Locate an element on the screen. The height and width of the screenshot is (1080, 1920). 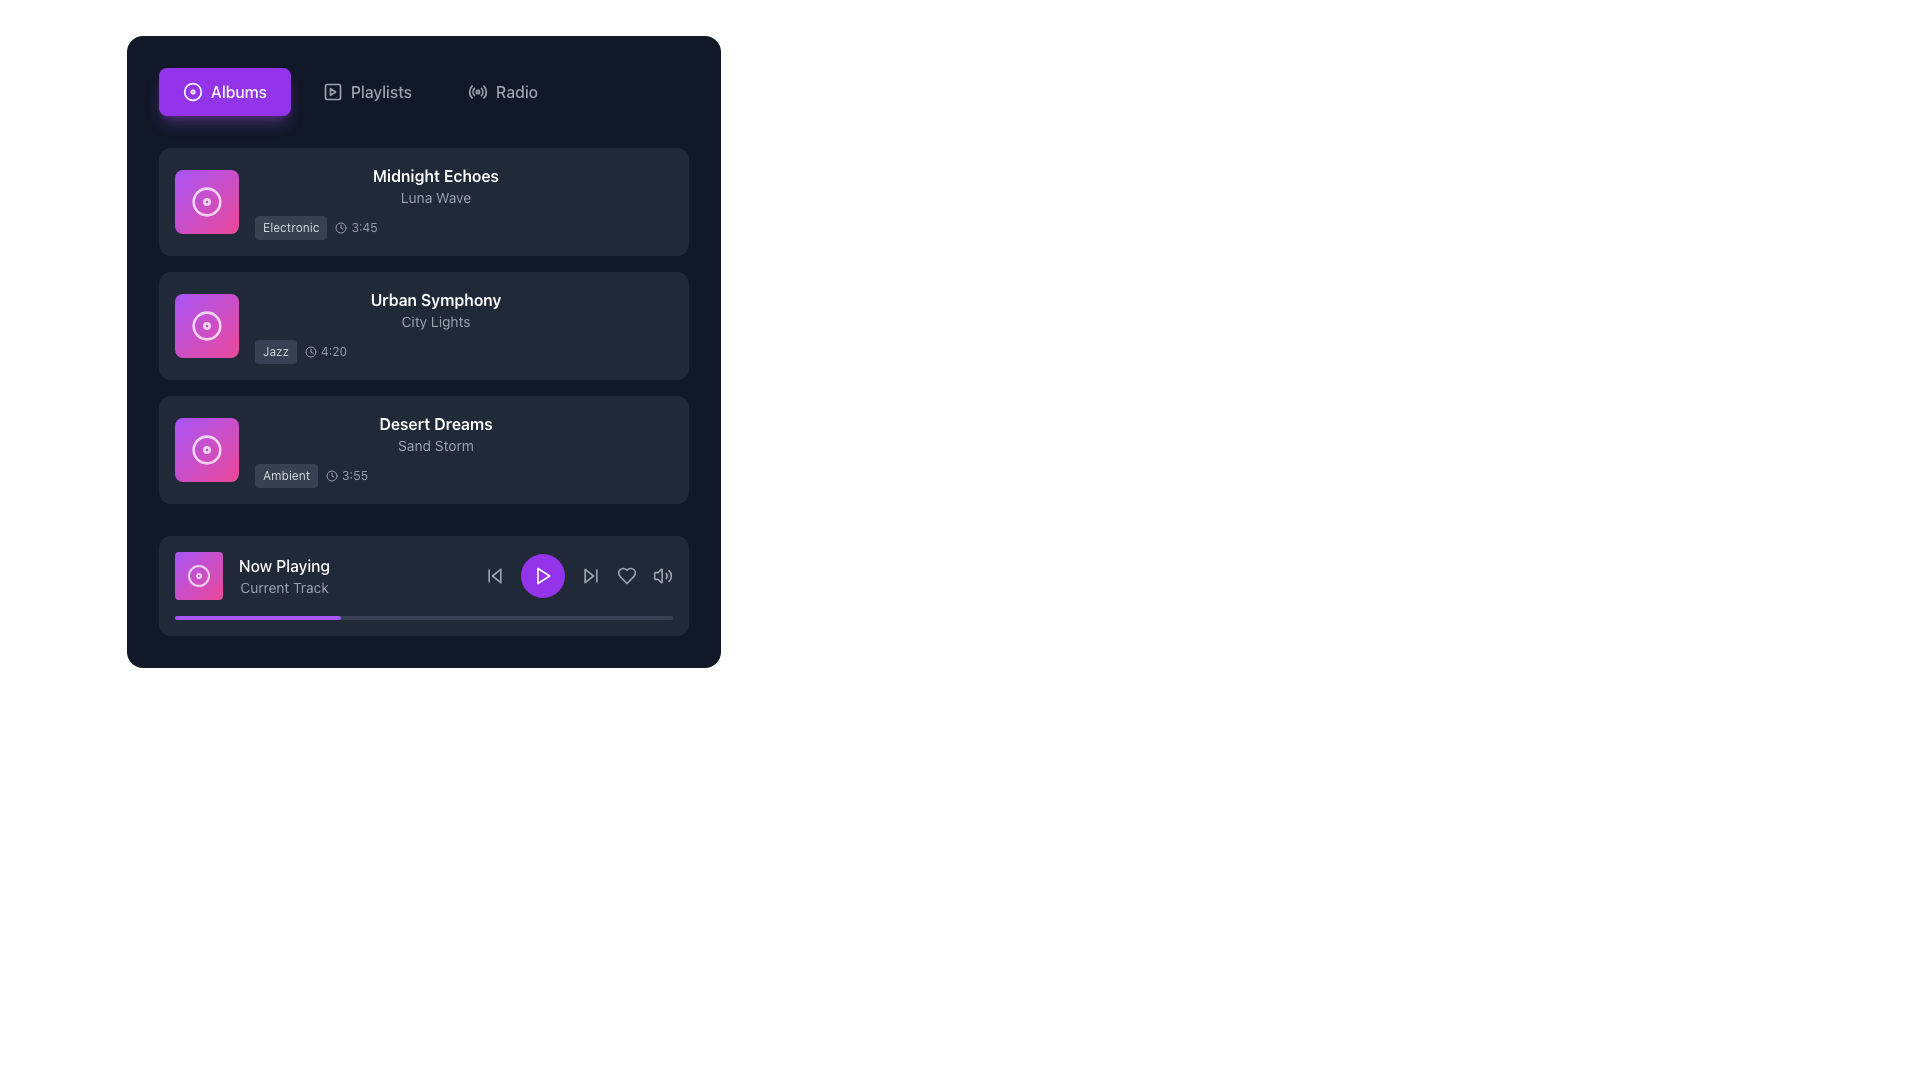
the skip track icon button located in the bottom control panel of the music player interface to change its color is located at coordinates (589, 575).